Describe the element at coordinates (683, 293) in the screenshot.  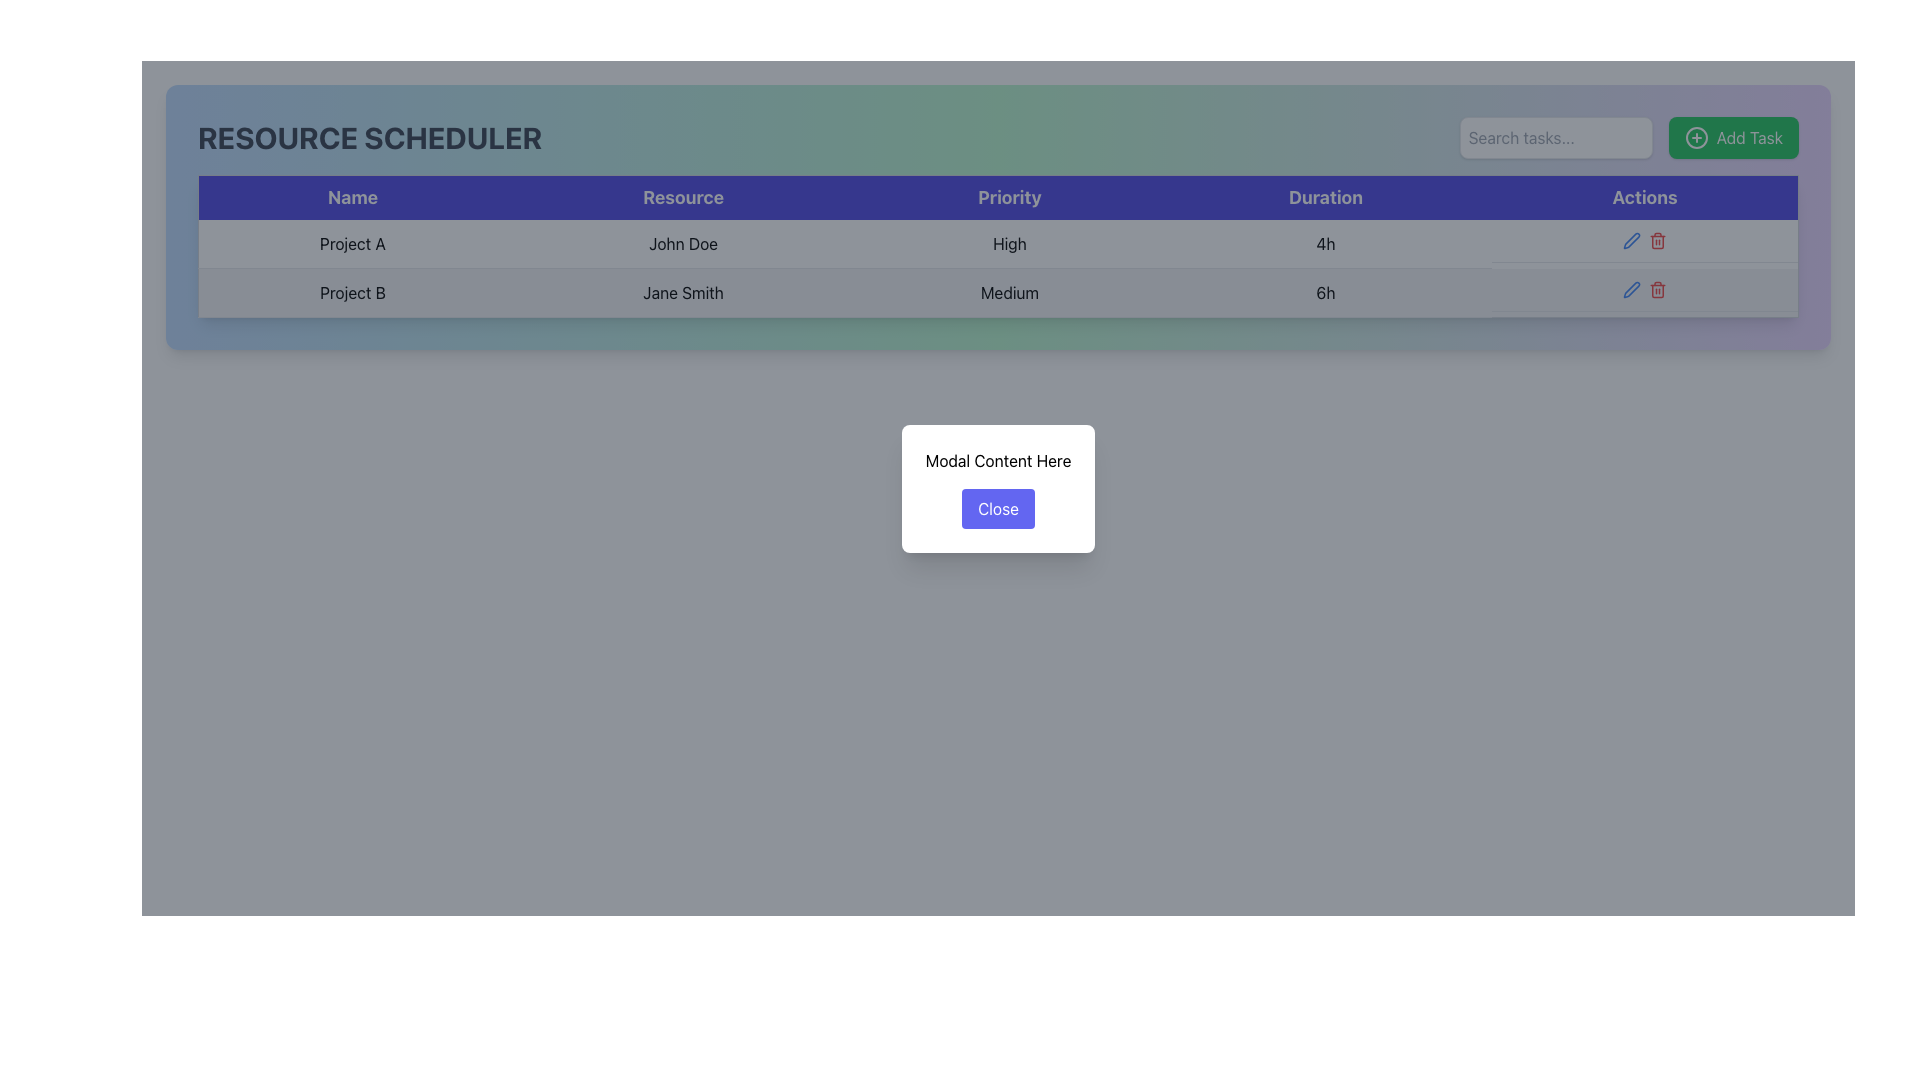
I see `text displayed in the 'Jane Smith' label, which is centrally aligned in the 'Resource' column of the second row in the table` at that location.